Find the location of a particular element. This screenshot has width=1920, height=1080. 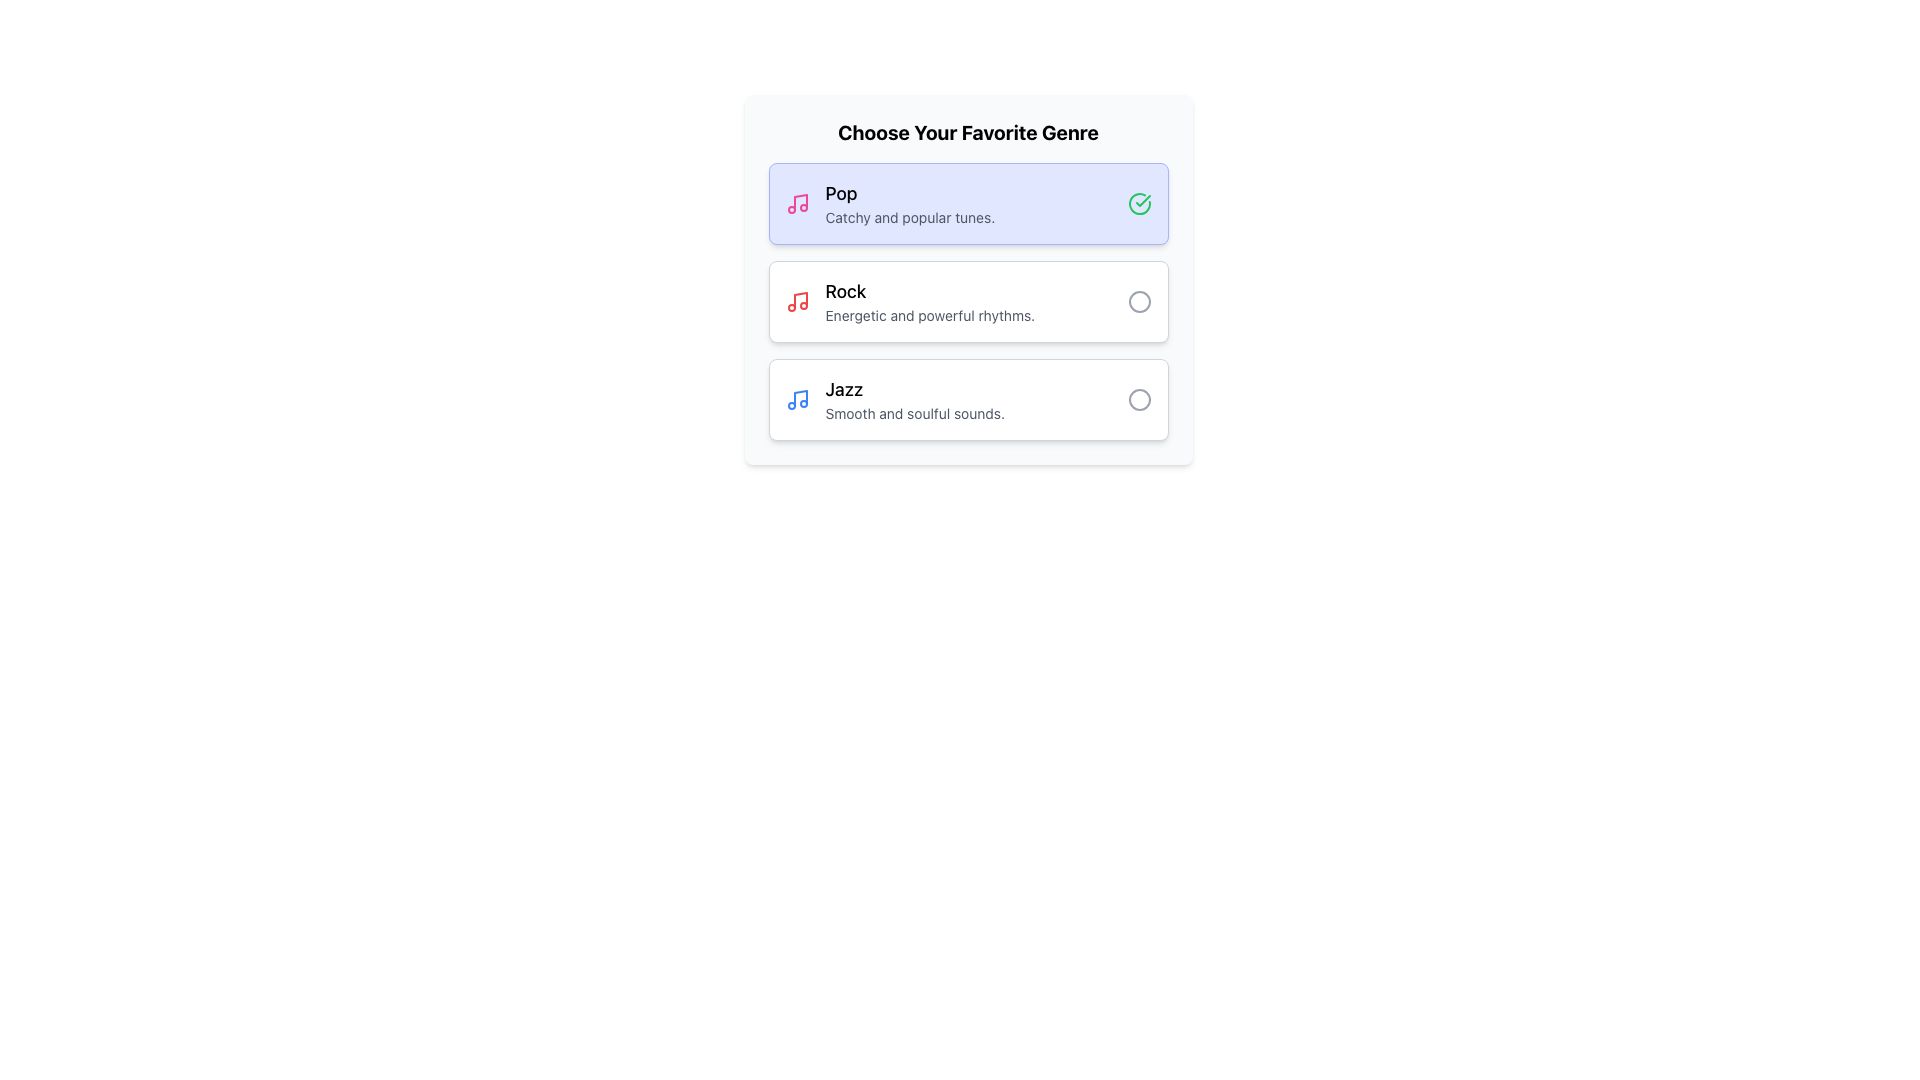

the pink music note icon located to the left of the 'Pop' genre title text in the card layout is located at coordinates (796, 204).